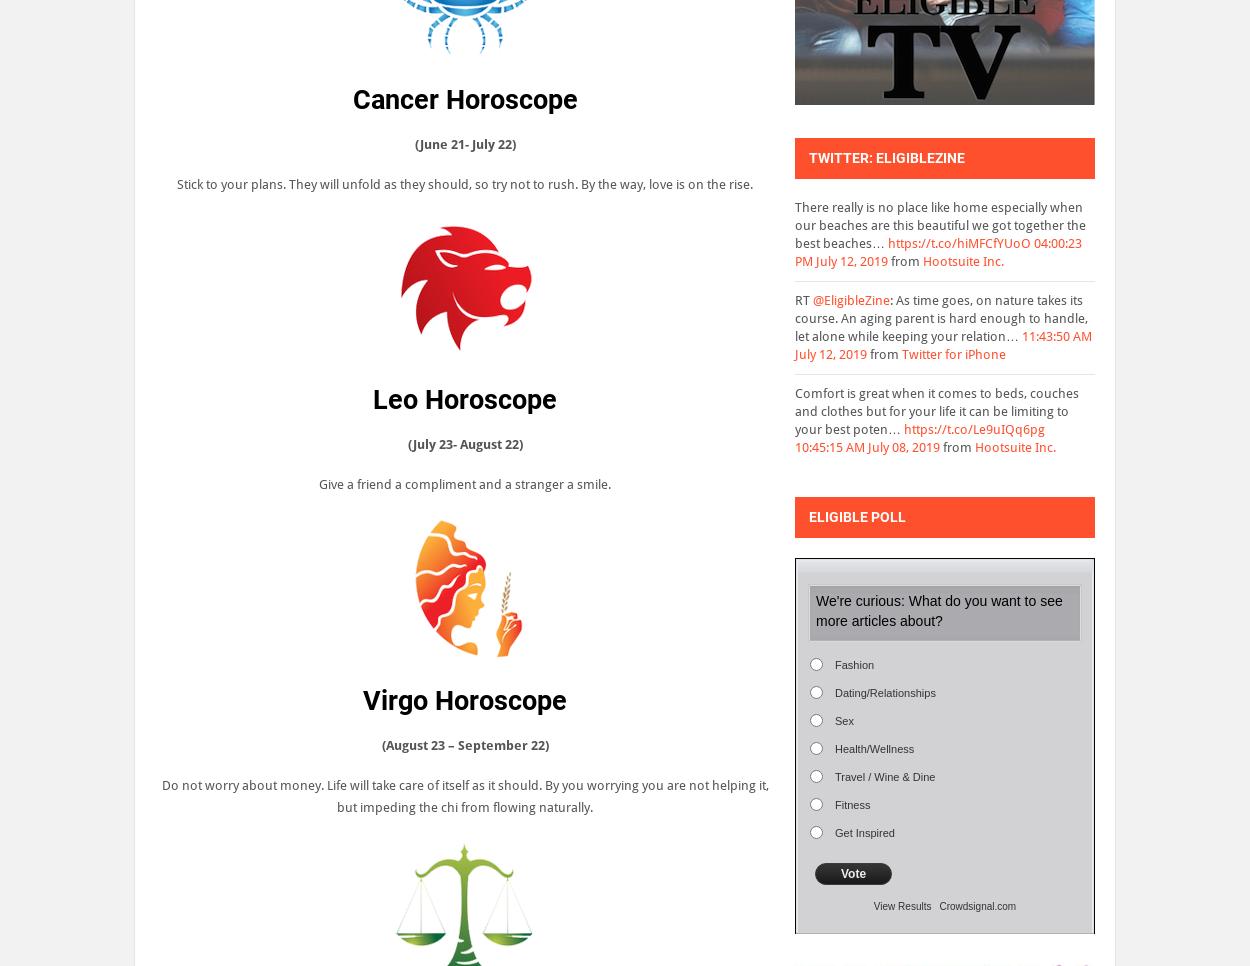 Image resolution: width=1250 pixels, height=966 pixels. Describe the element at coordinates (938, 252) in the screenshot. I see `'04:00:23 PM July 12, 2019'` at that location.